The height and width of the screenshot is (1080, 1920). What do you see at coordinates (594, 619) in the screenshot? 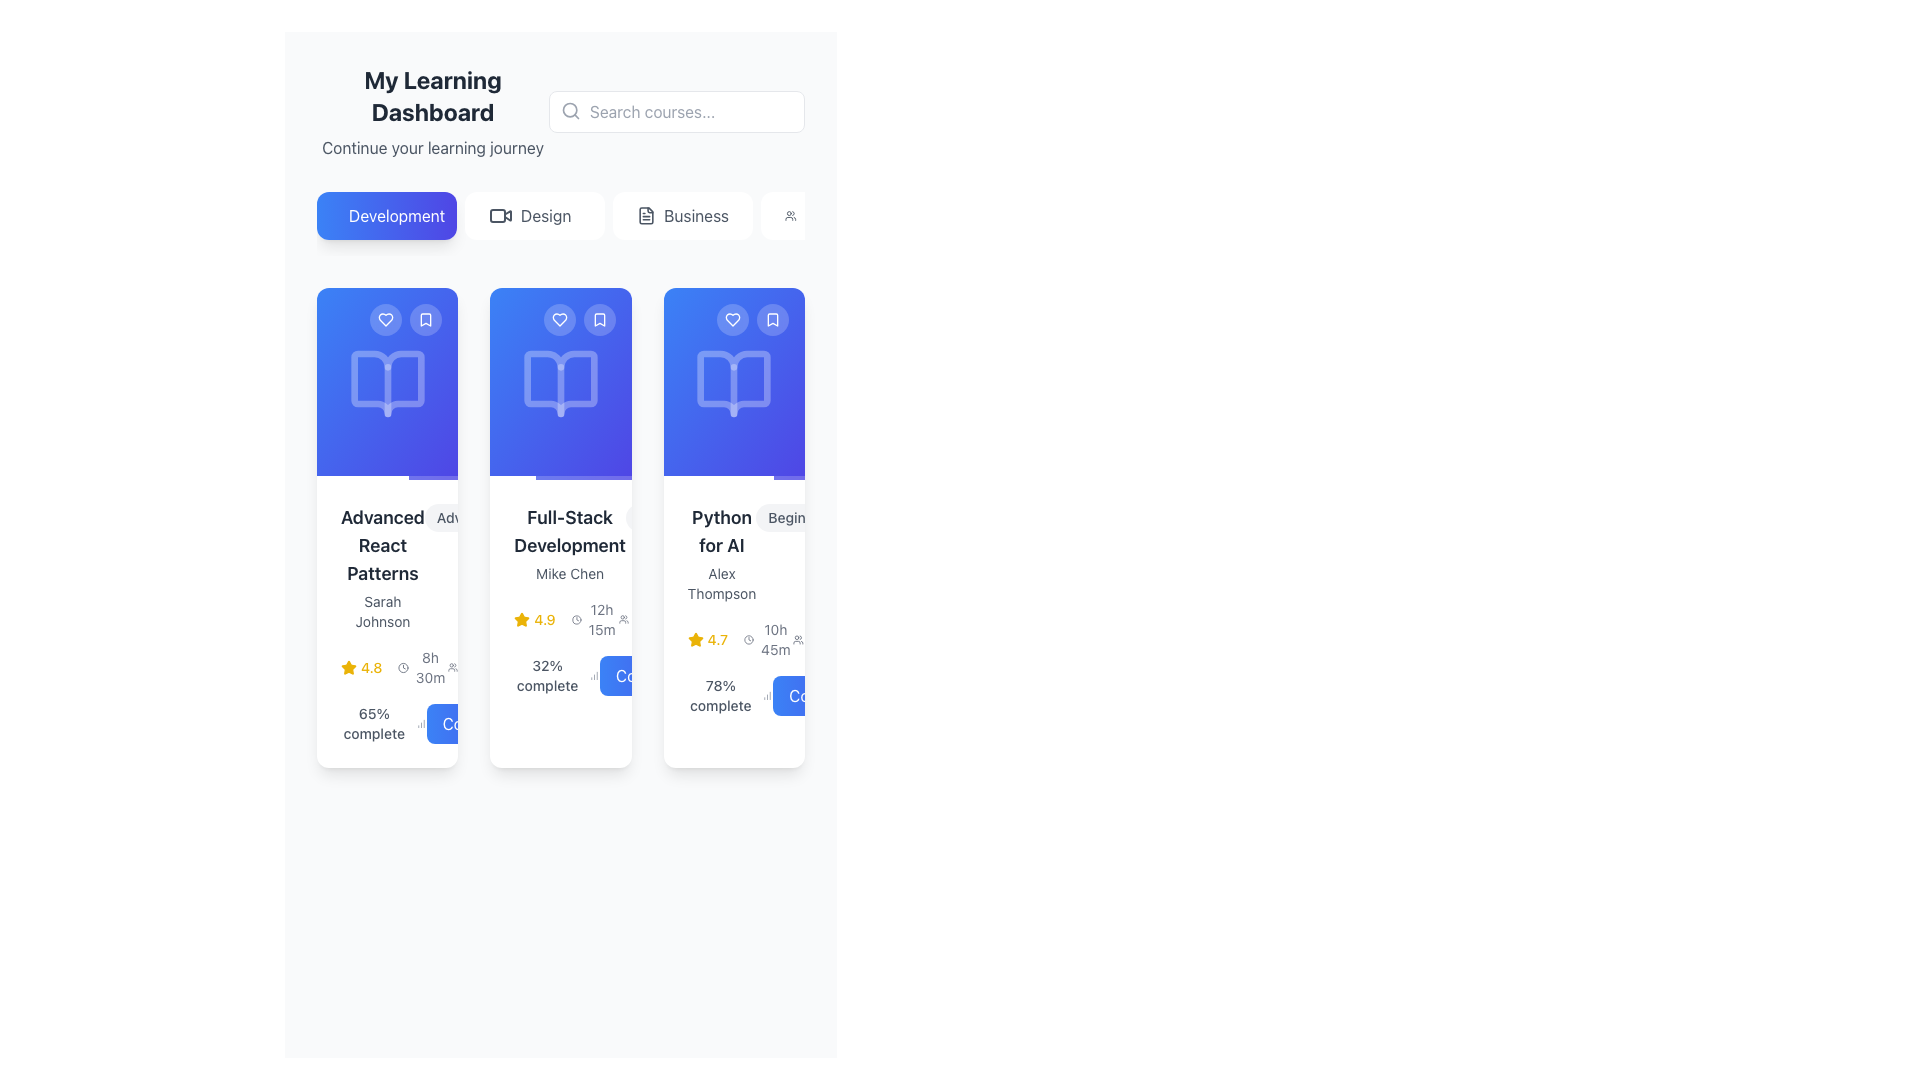
I see `time duration displayed in the text field accompanied by a clock icon in the 'Full-Stack Development' card` at bounding box center [594, 619].